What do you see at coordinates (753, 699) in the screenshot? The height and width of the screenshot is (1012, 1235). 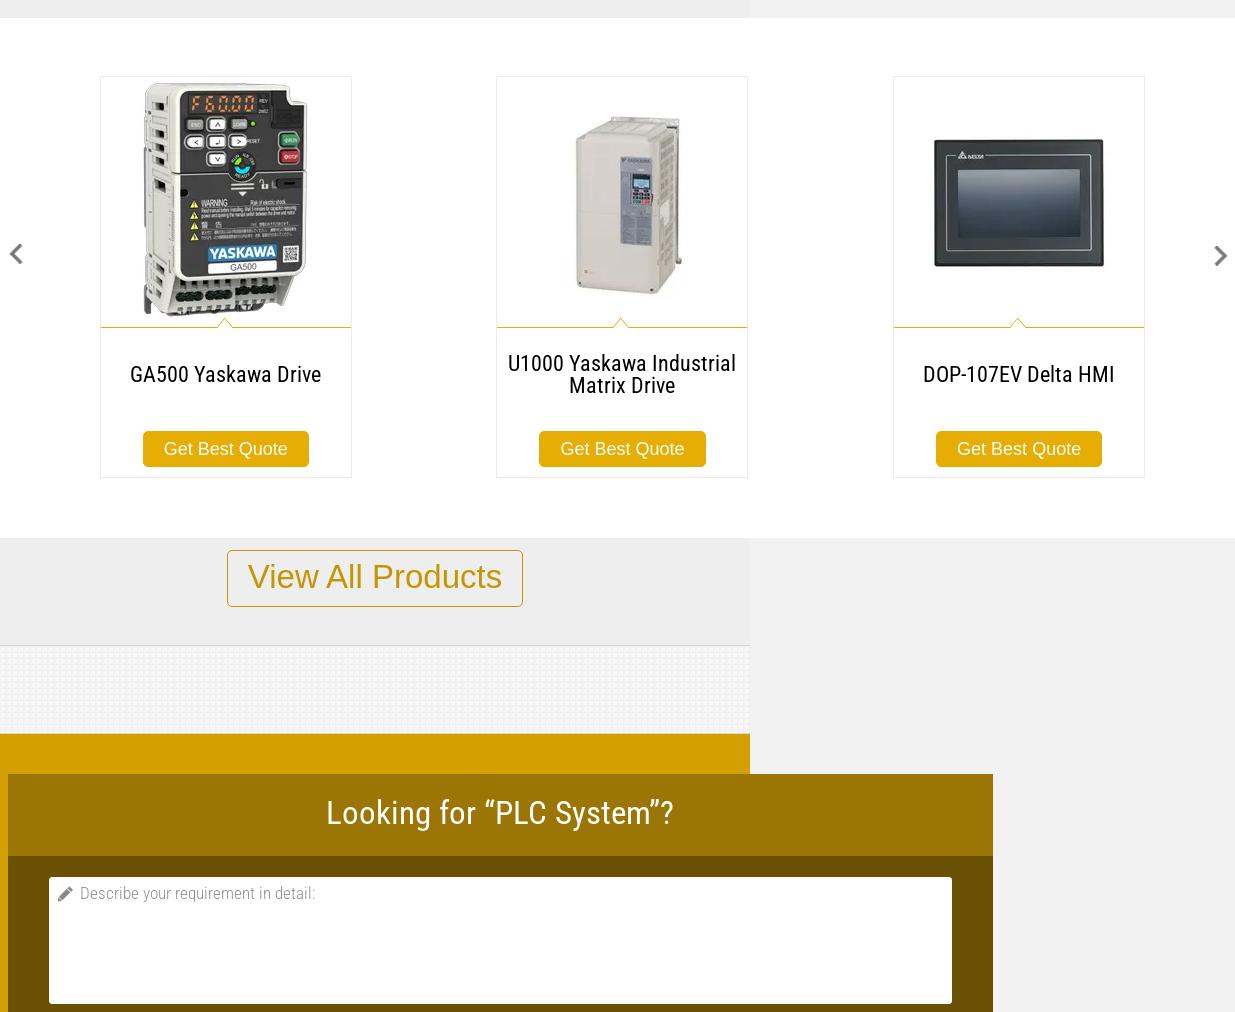 I see `'PID controller with auto-tuning functionality.'` at bounding box center [753, 699].